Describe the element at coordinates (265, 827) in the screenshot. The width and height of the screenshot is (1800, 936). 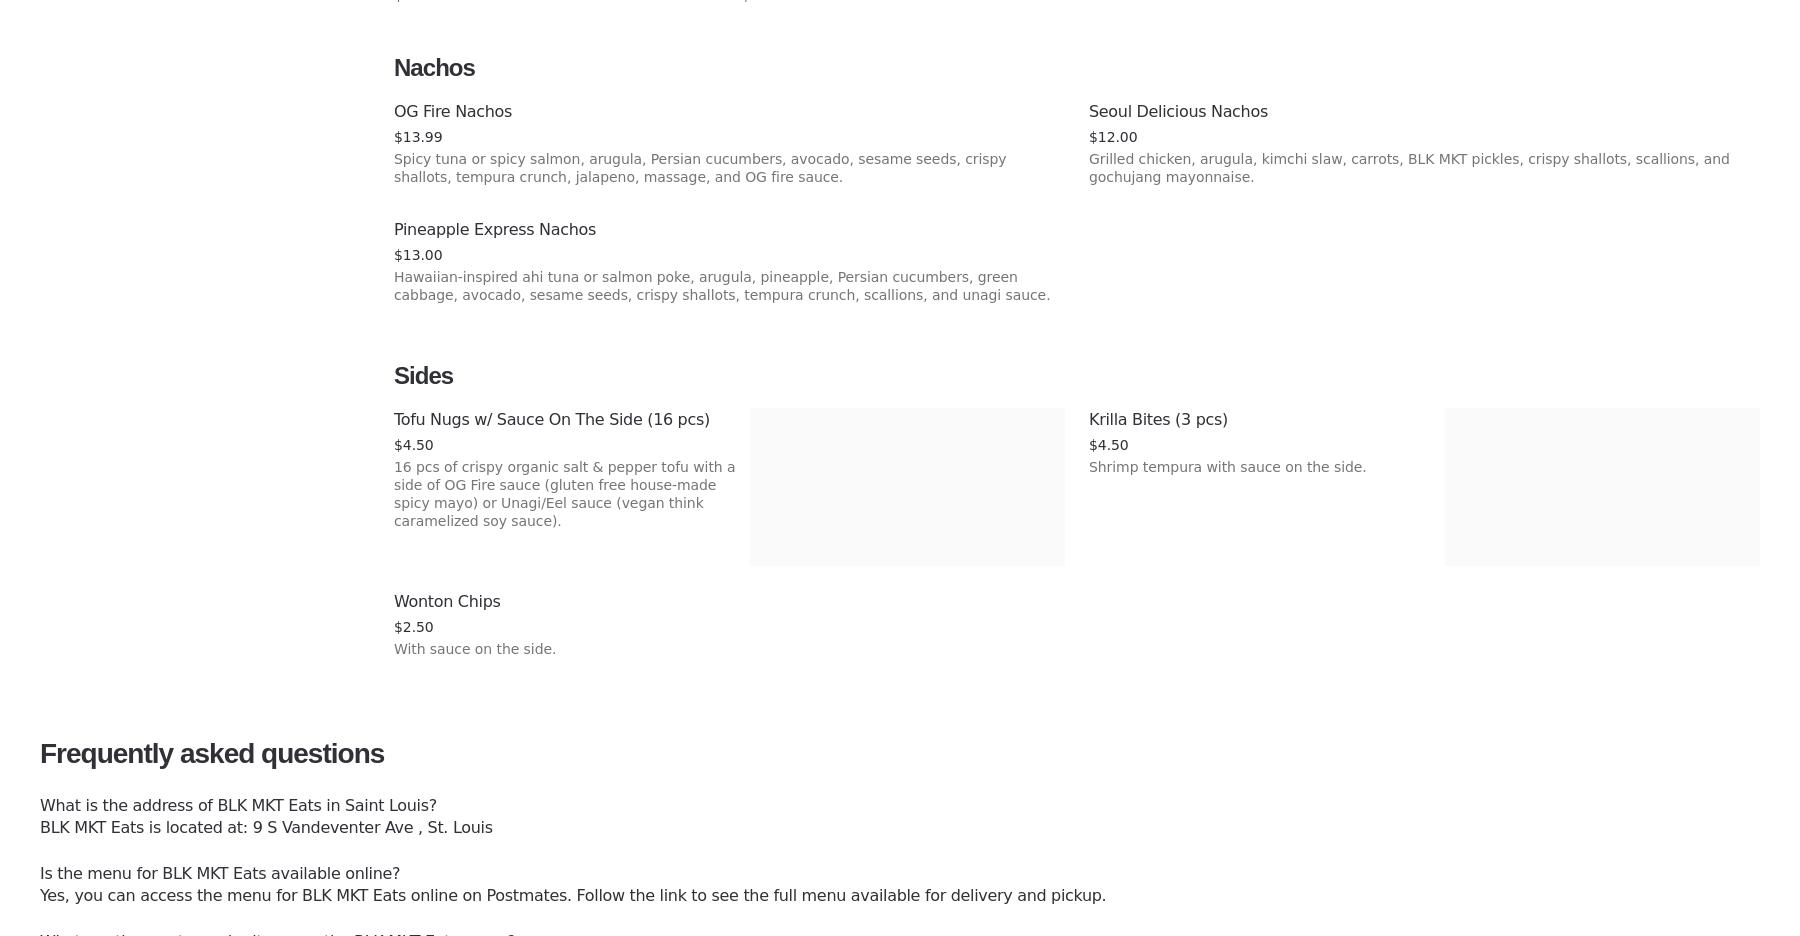
I see `'BLK MKT Eats is located at: 9 S Vandeventer Ave , St. Louis'` at that location.